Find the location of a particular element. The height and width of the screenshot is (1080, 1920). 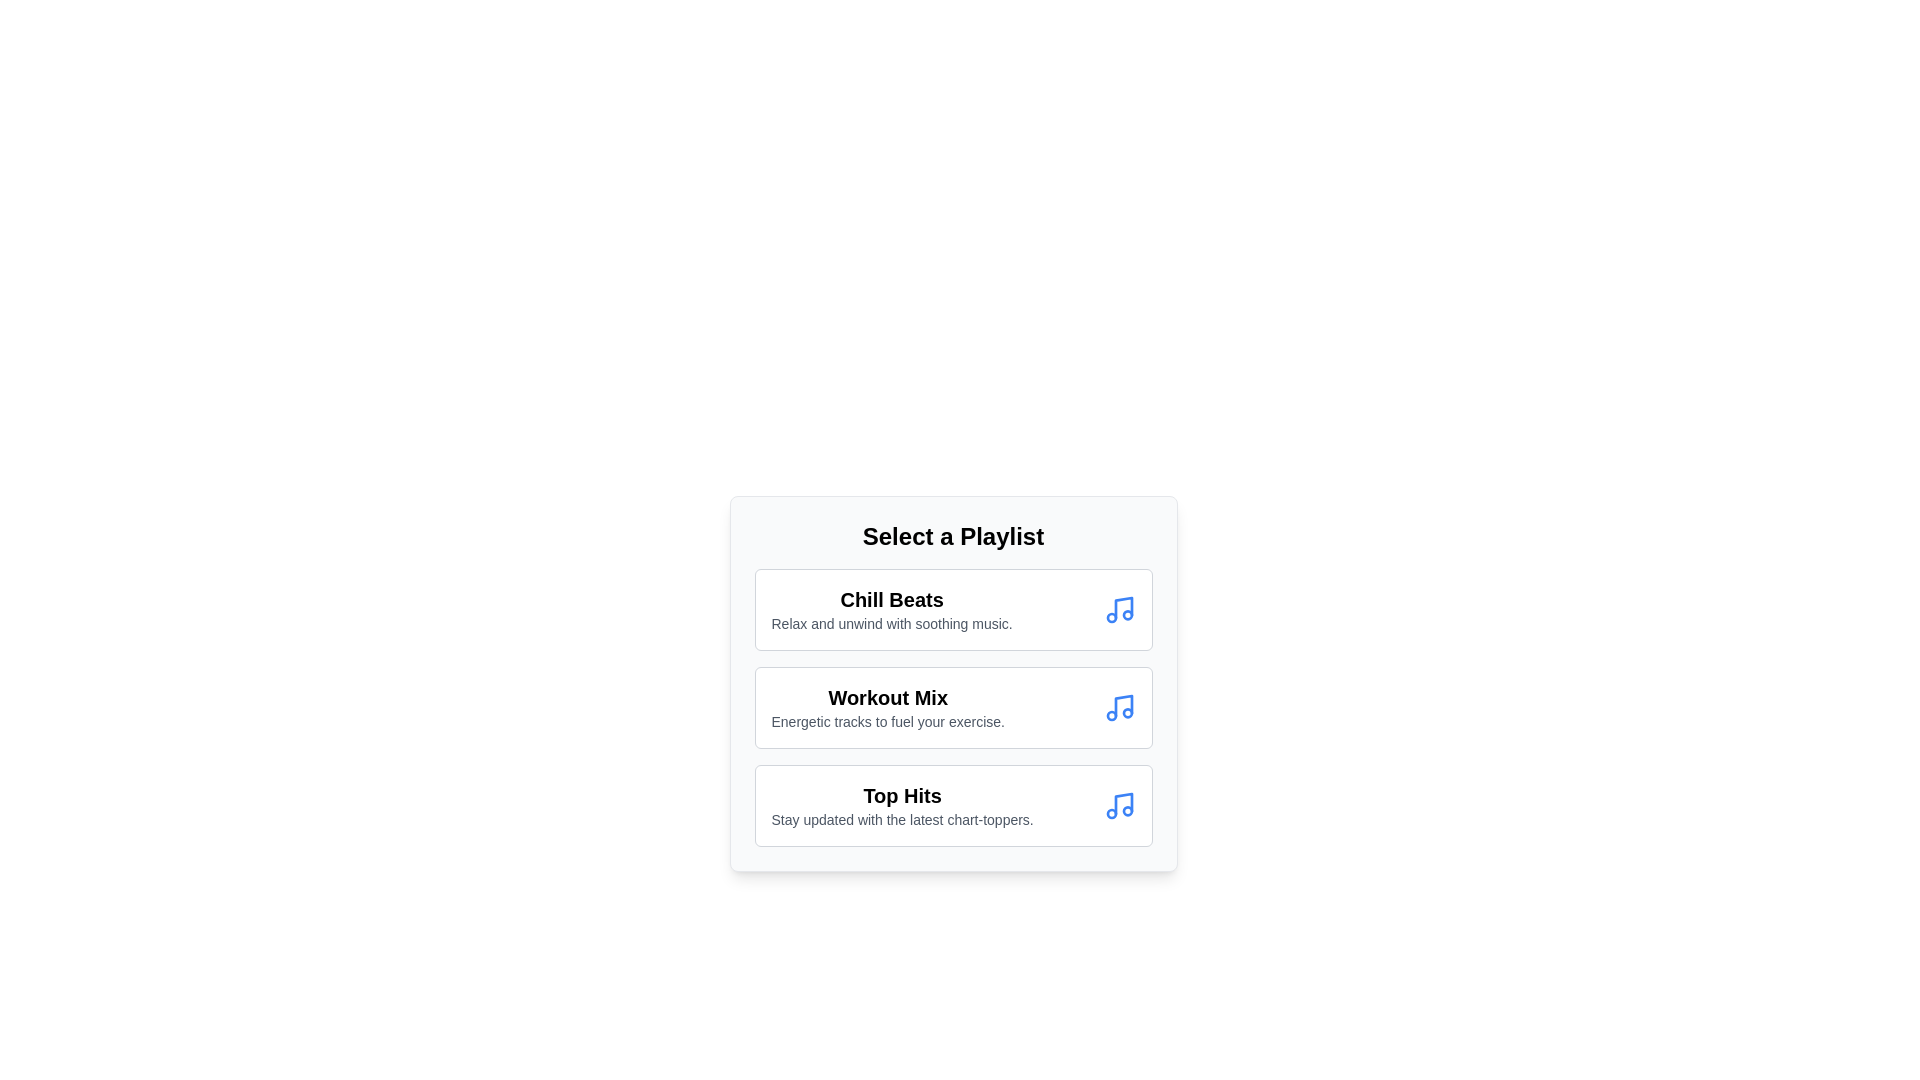

the first playlist option in the list below the heading 'Select a Playlist', which has a blue music icon to its right is located at coordinates (891, 608).